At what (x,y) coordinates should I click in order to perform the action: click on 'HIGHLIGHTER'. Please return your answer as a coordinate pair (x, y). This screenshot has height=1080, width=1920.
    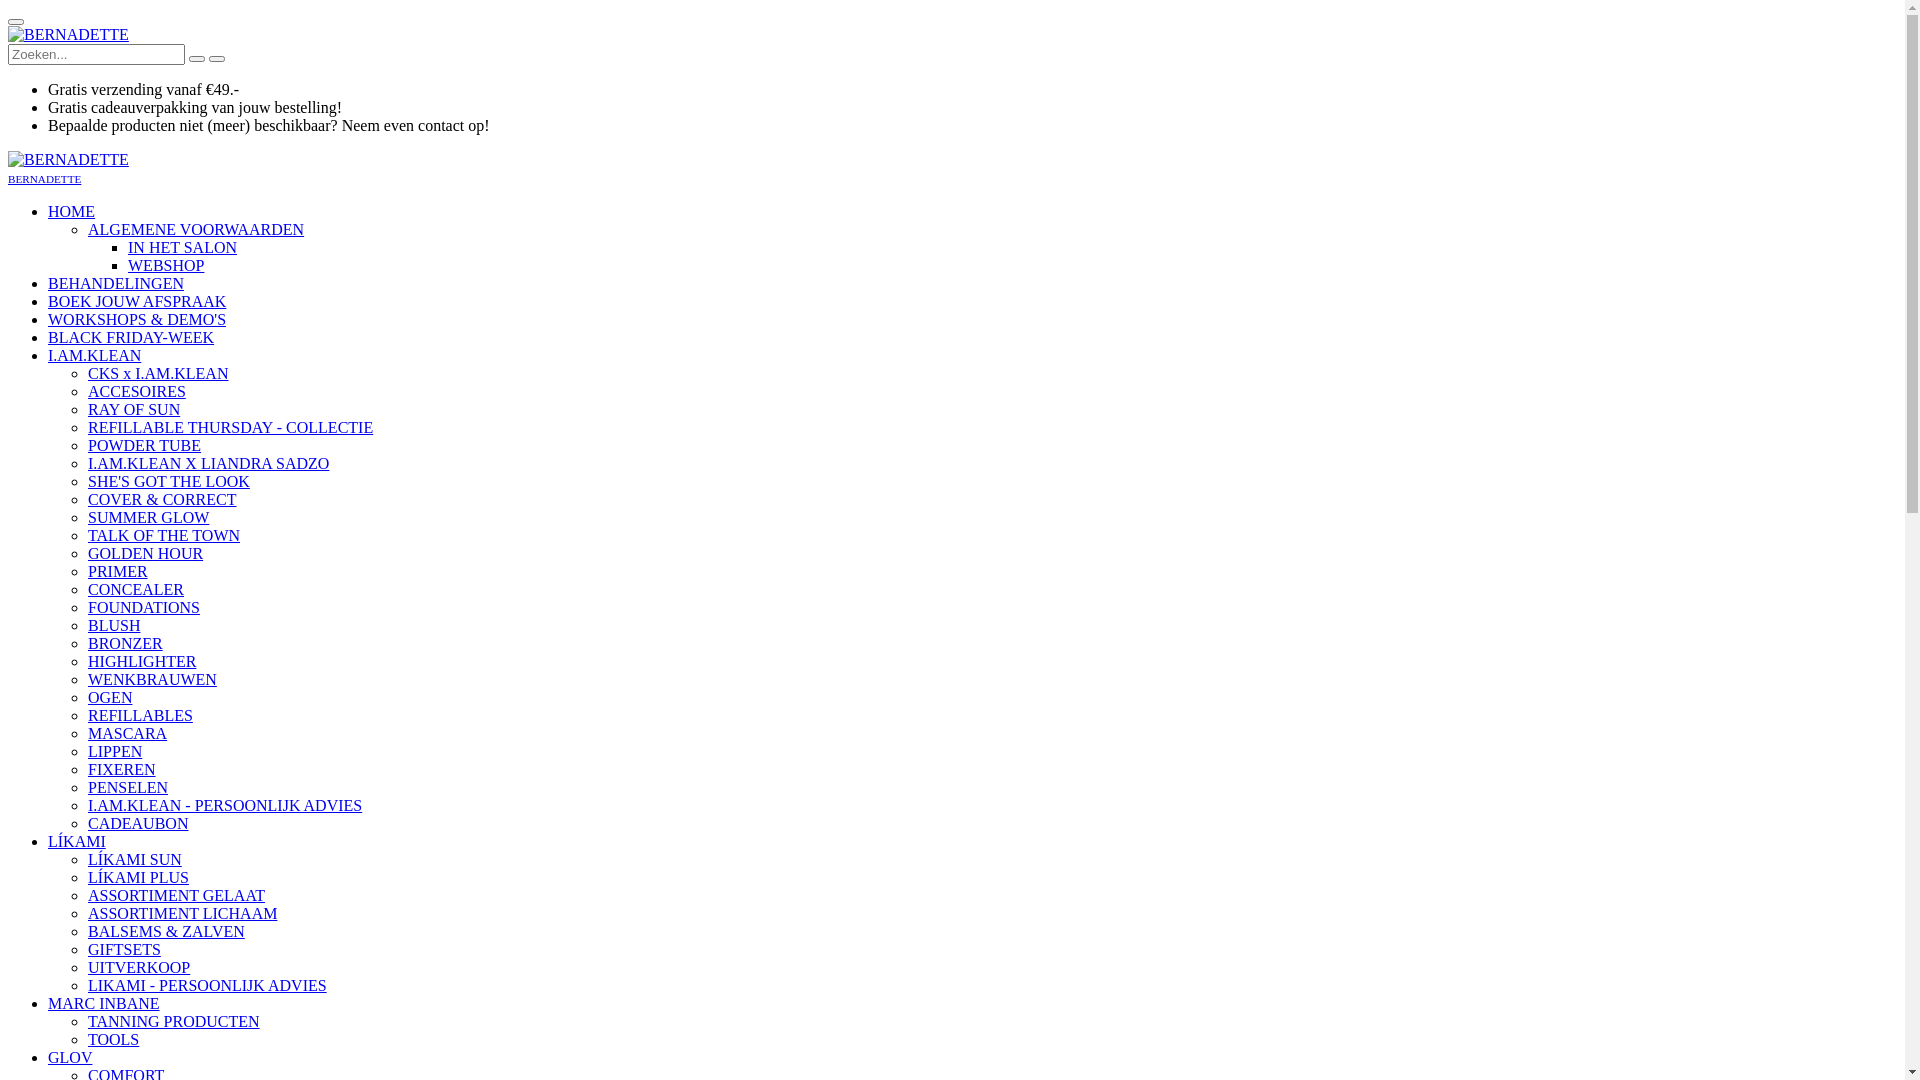
    Looking at the image, I should click on (141, 661).